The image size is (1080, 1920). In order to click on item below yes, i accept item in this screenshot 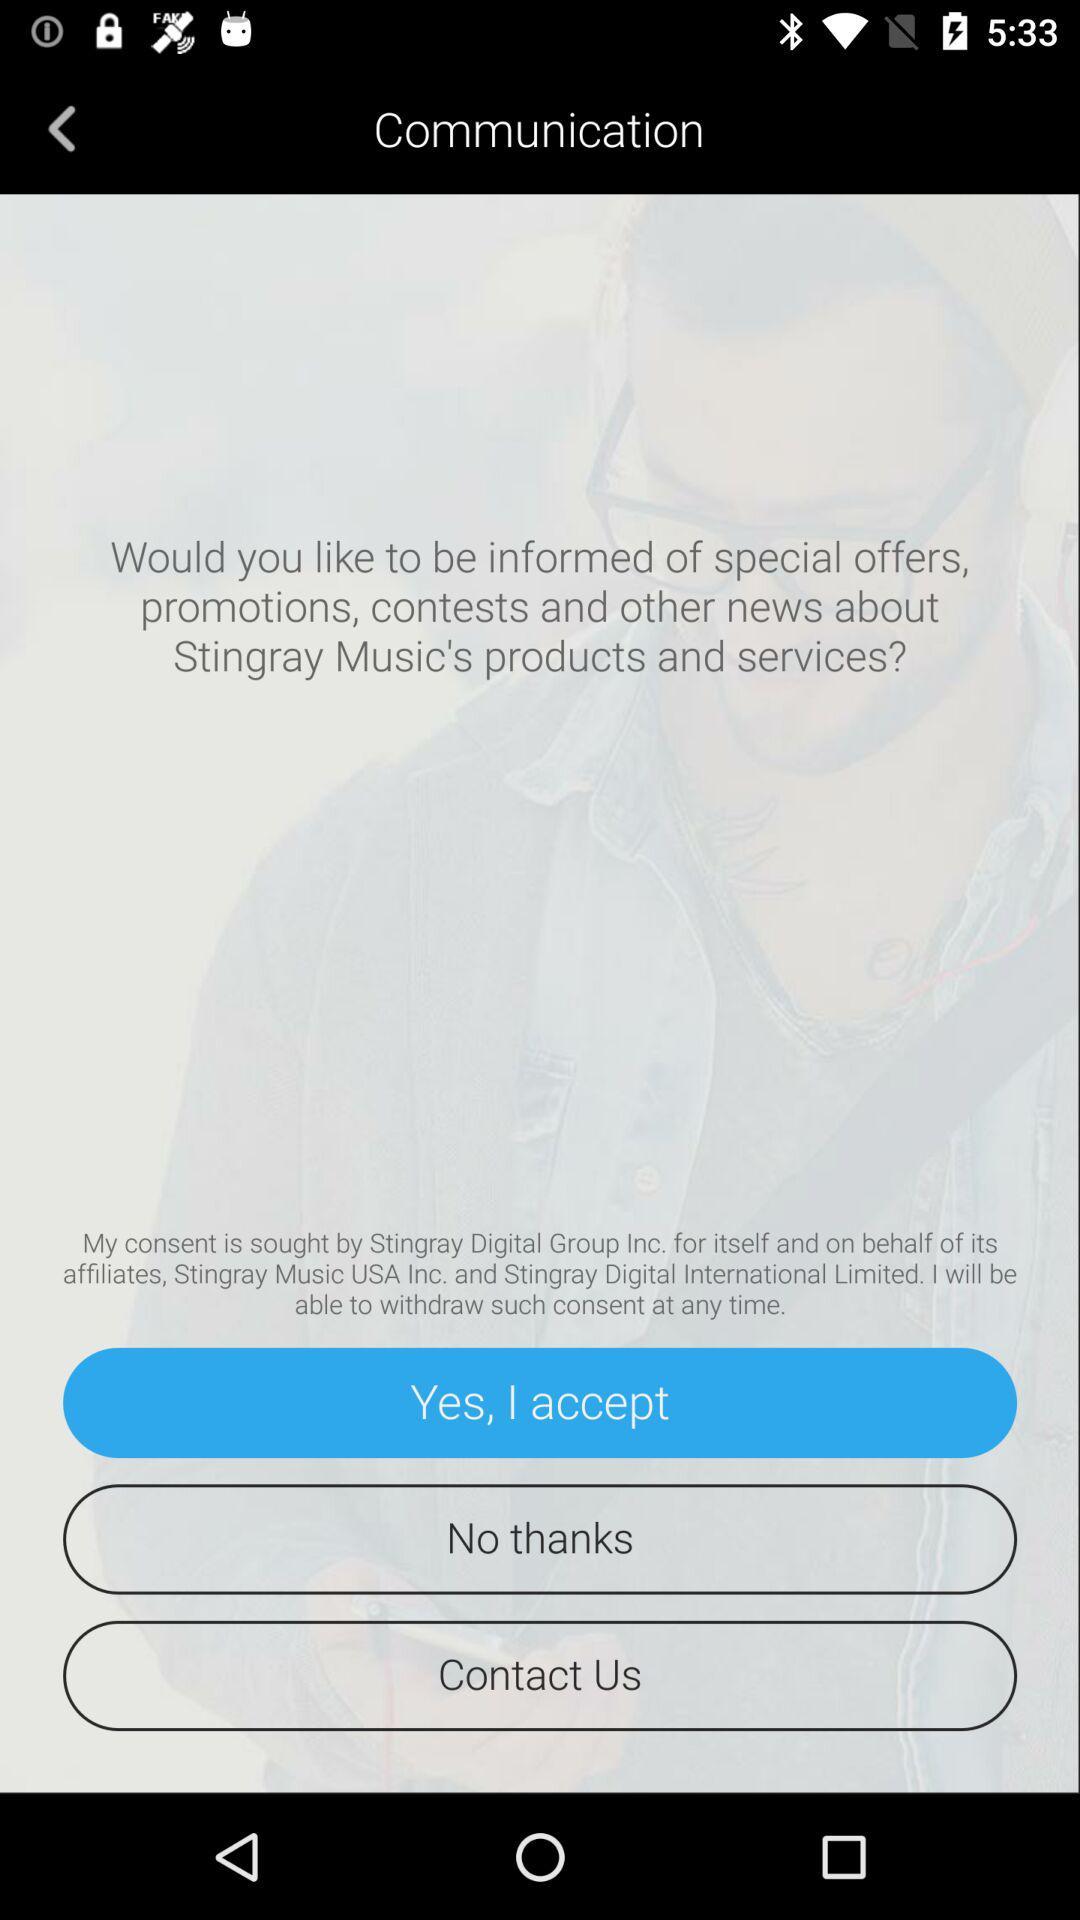, I will do `click(540, 1538)`.